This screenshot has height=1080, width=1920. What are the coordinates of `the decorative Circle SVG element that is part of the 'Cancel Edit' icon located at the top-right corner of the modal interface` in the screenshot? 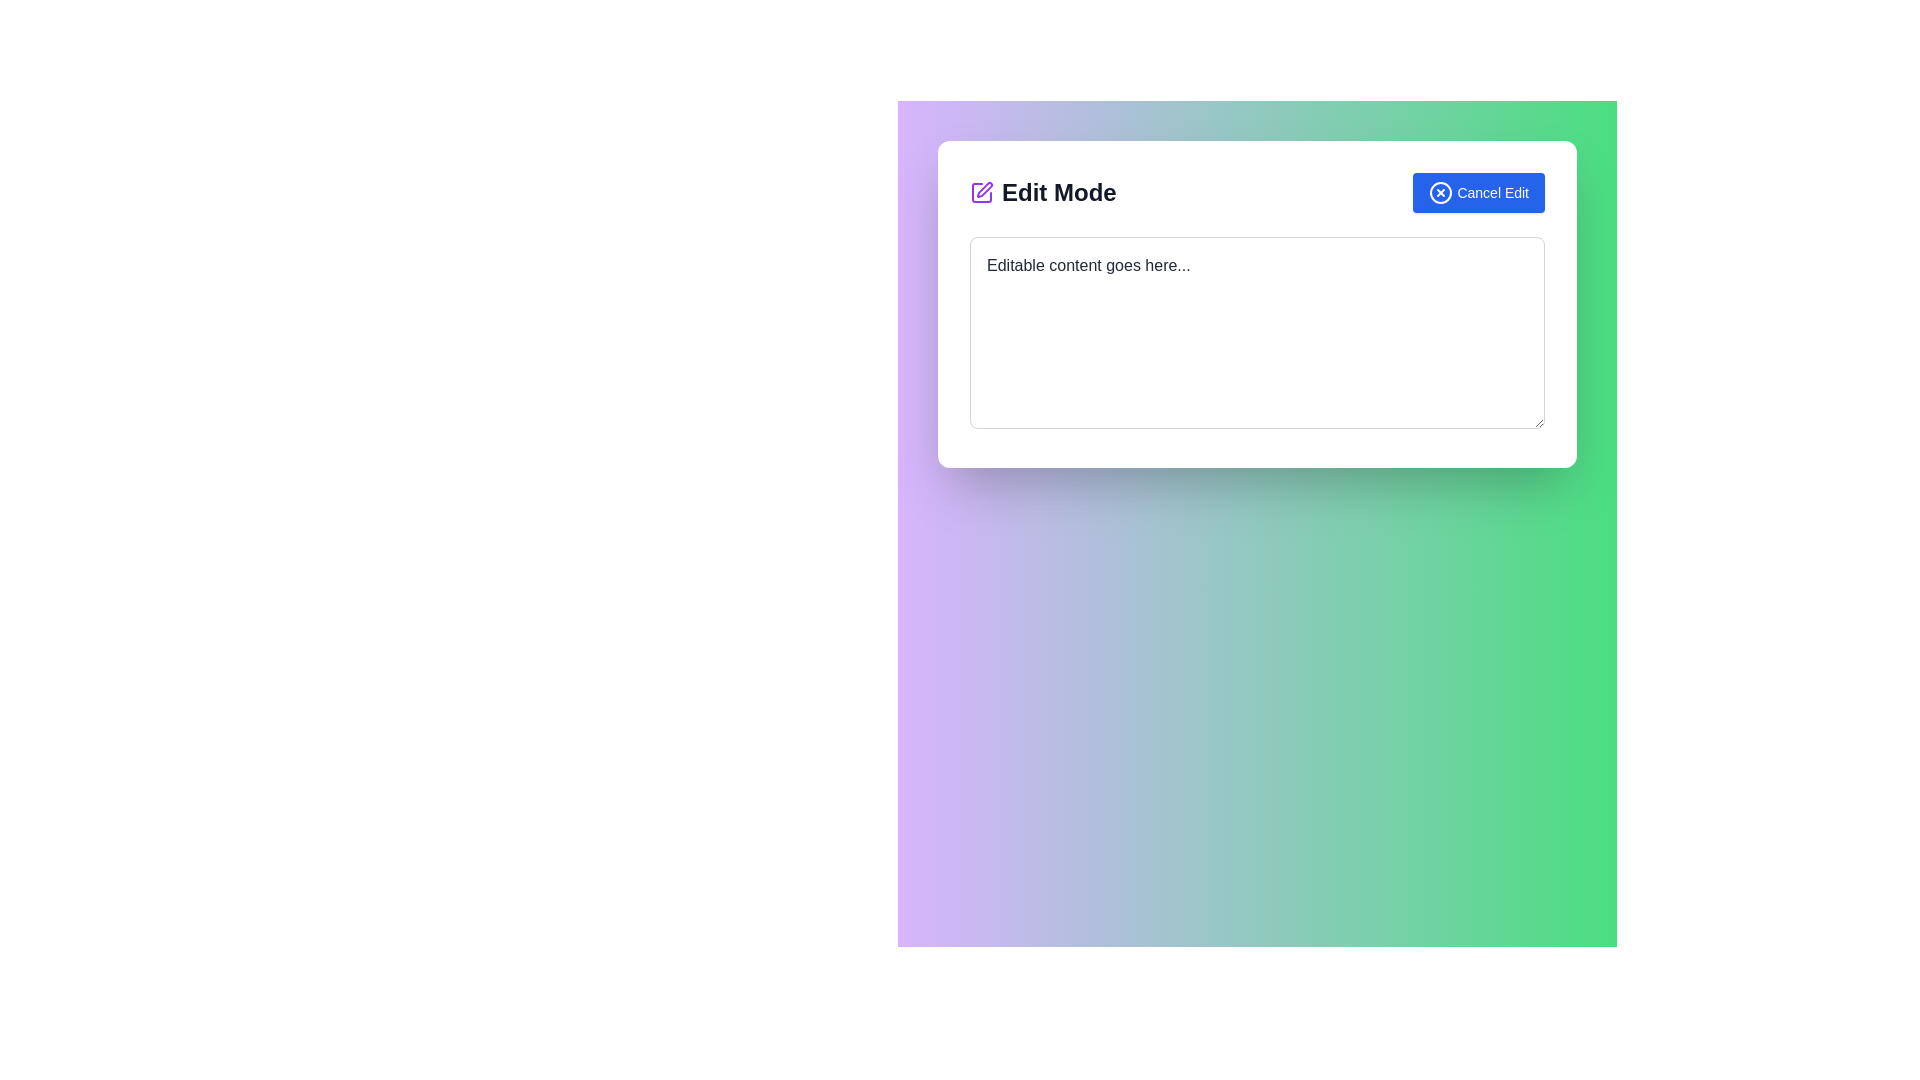 It's located at (1441, 192).